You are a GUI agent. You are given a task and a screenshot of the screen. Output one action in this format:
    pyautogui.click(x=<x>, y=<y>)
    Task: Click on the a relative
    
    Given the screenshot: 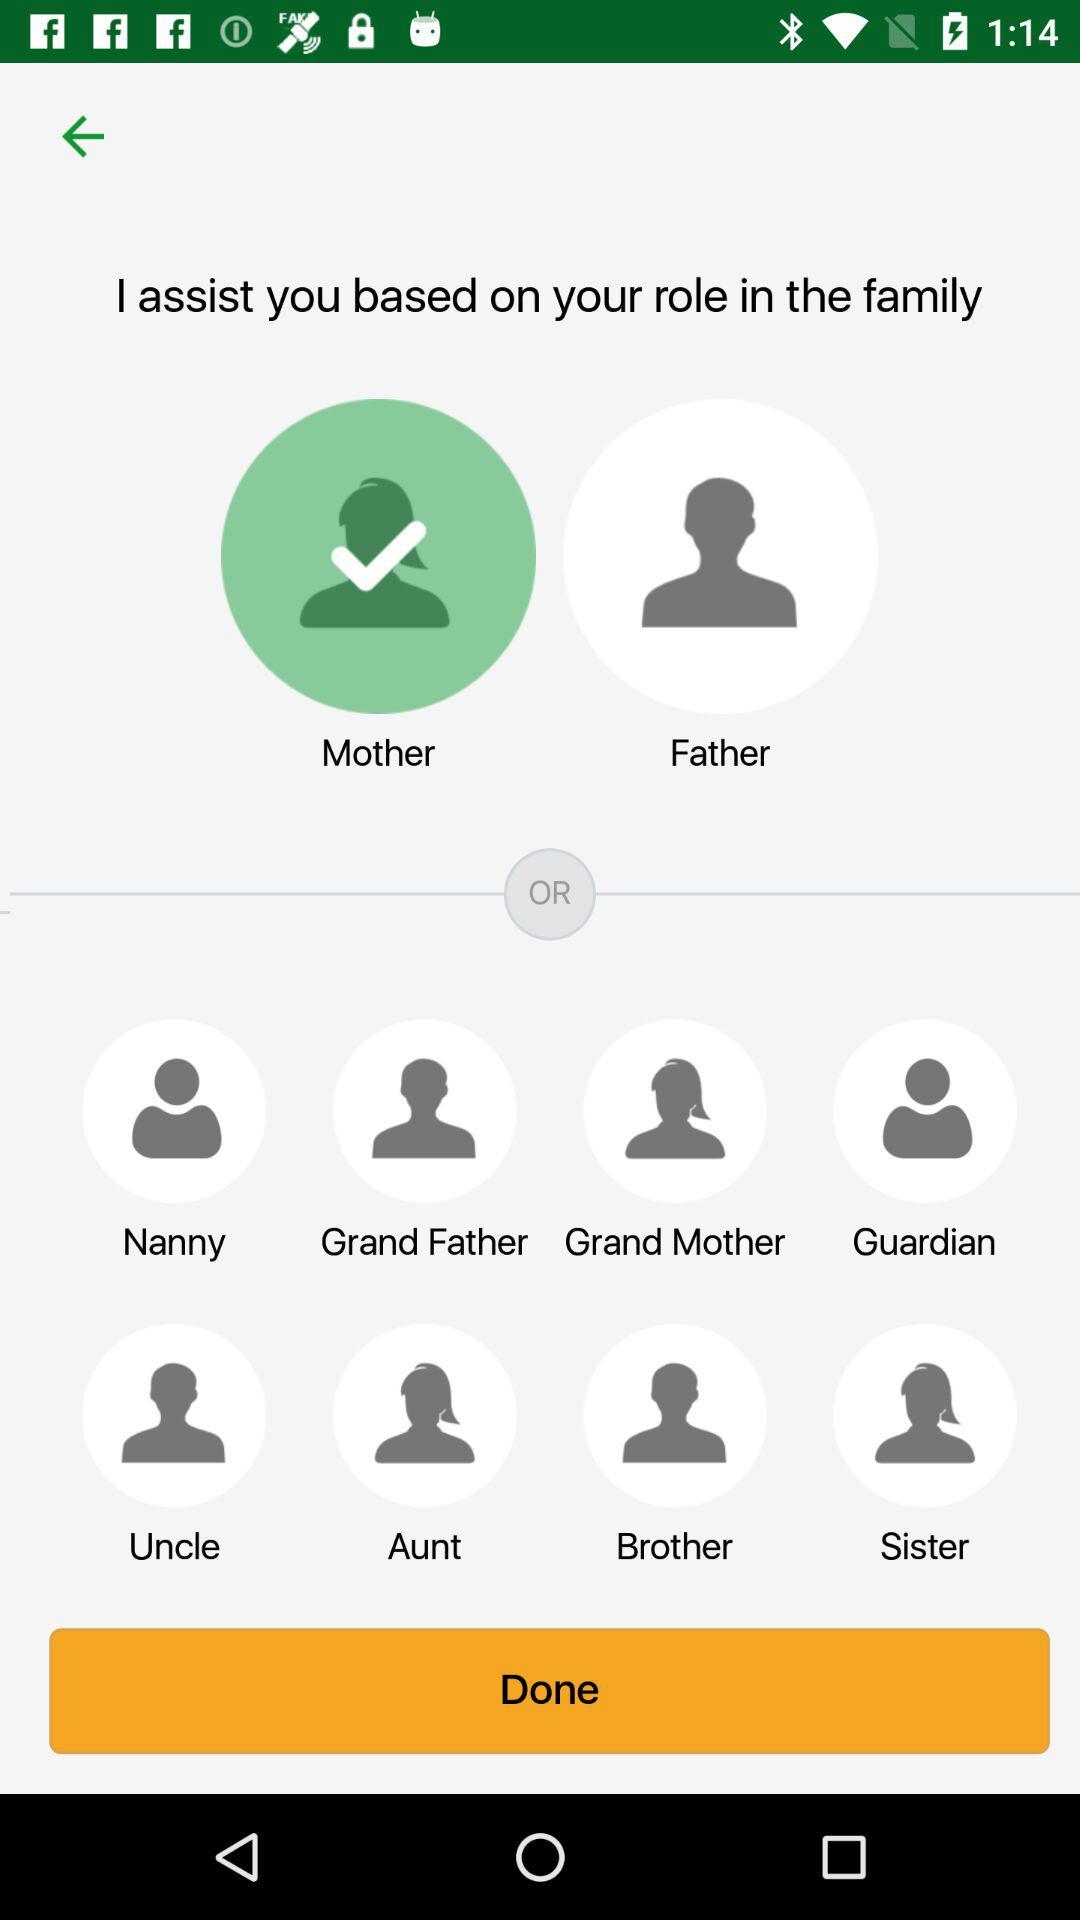 What is the action you would take?
    pyautogui.click(x=163, y=1414)
    